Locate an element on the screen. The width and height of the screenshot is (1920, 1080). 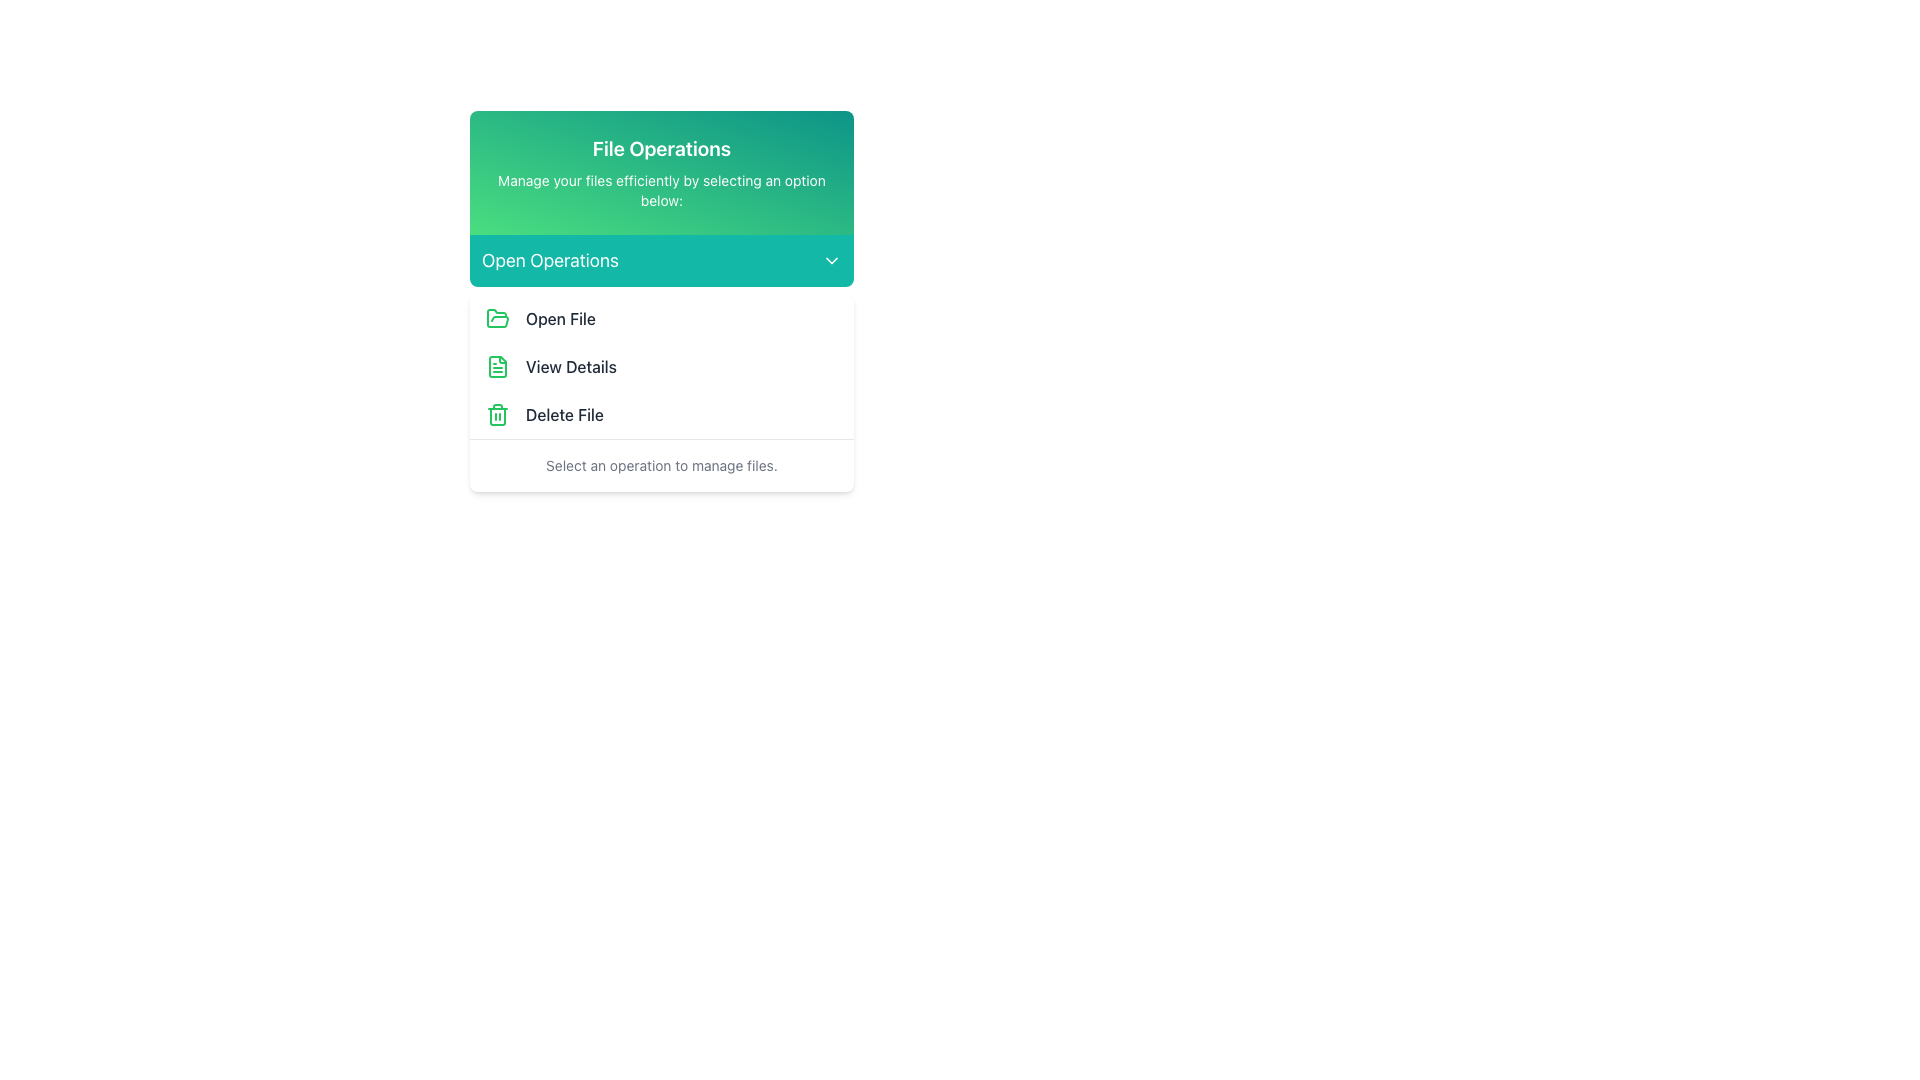
the 'View Details' button, which is the second item in the 'File Operations' list is located at coordinates (662, 366).